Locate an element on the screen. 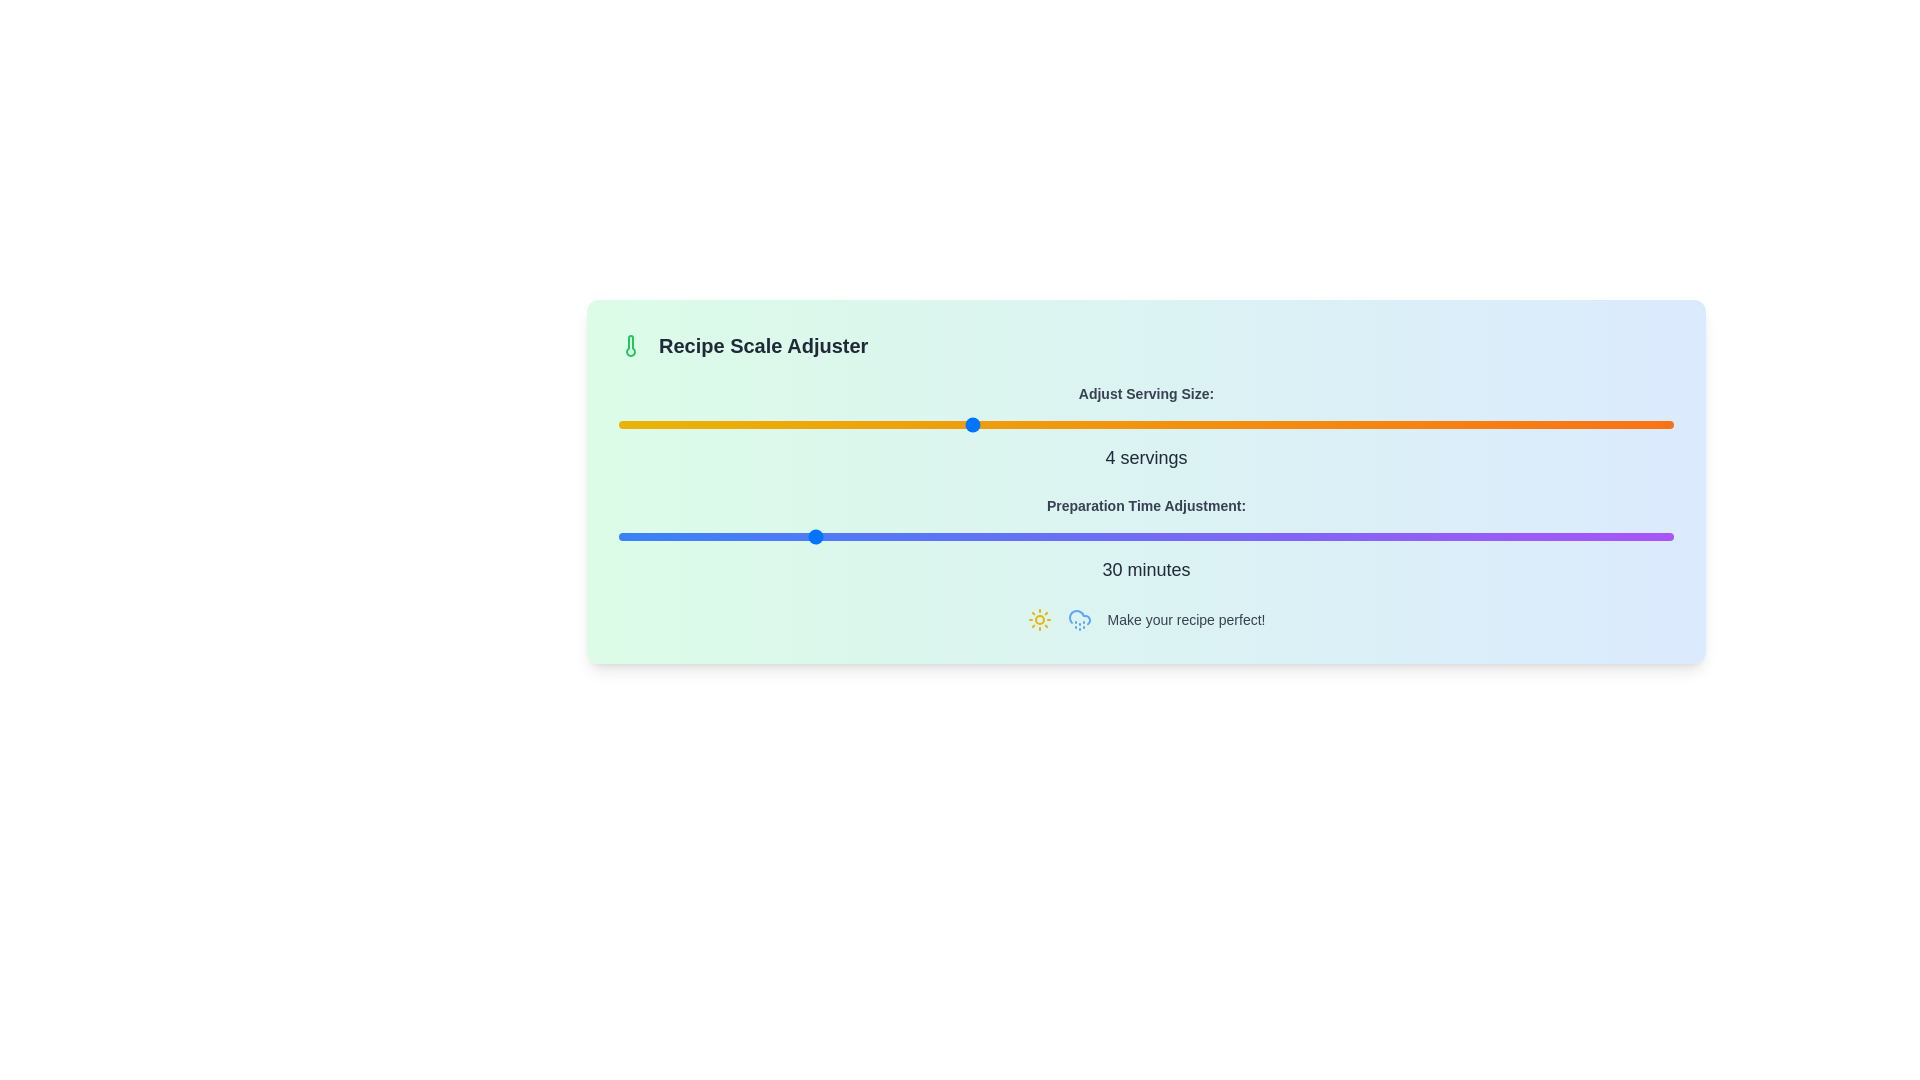  the preparation time is located at coordinates (1577, 535).